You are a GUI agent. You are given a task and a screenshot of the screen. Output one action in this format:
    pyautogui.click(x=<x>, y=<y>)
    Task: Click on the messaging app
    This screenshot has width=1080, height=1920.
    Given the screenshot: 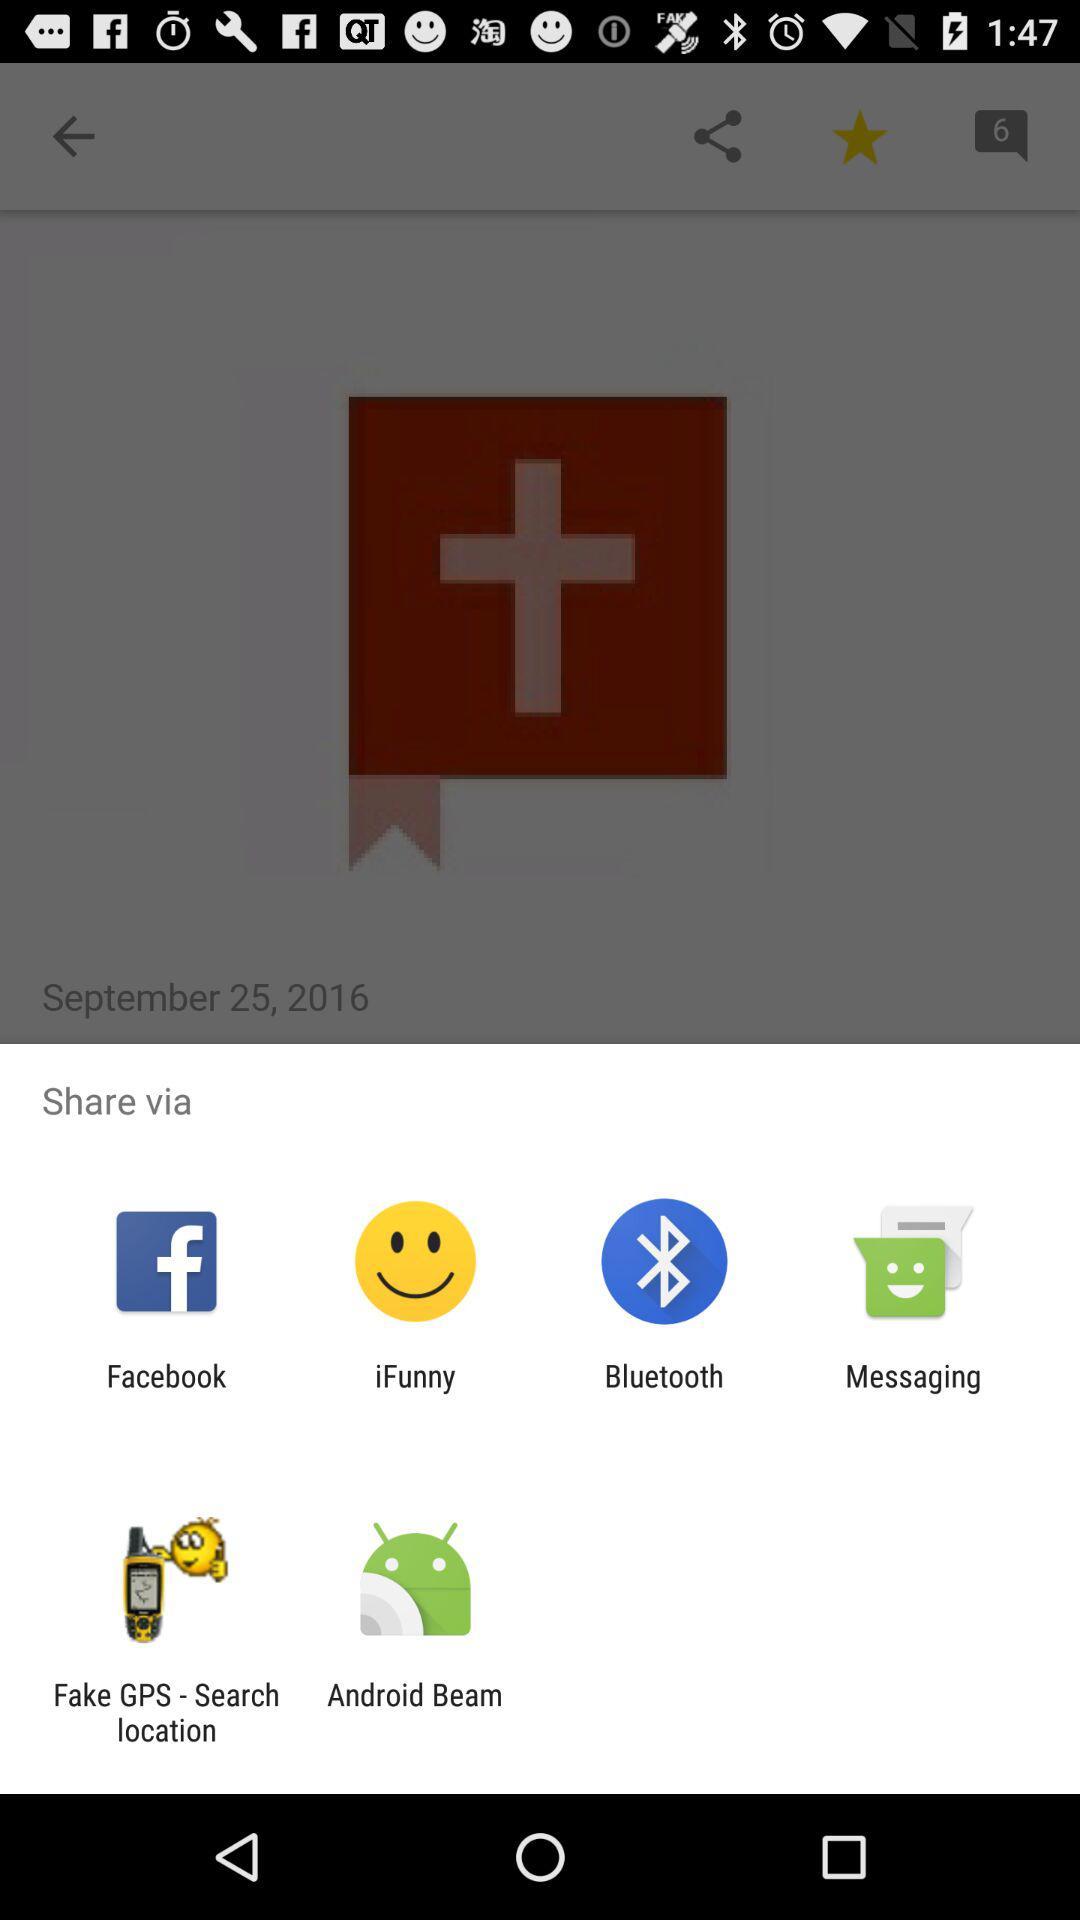 What is the action you would take?
    pyautogui.click(x=913, y=1392)
    